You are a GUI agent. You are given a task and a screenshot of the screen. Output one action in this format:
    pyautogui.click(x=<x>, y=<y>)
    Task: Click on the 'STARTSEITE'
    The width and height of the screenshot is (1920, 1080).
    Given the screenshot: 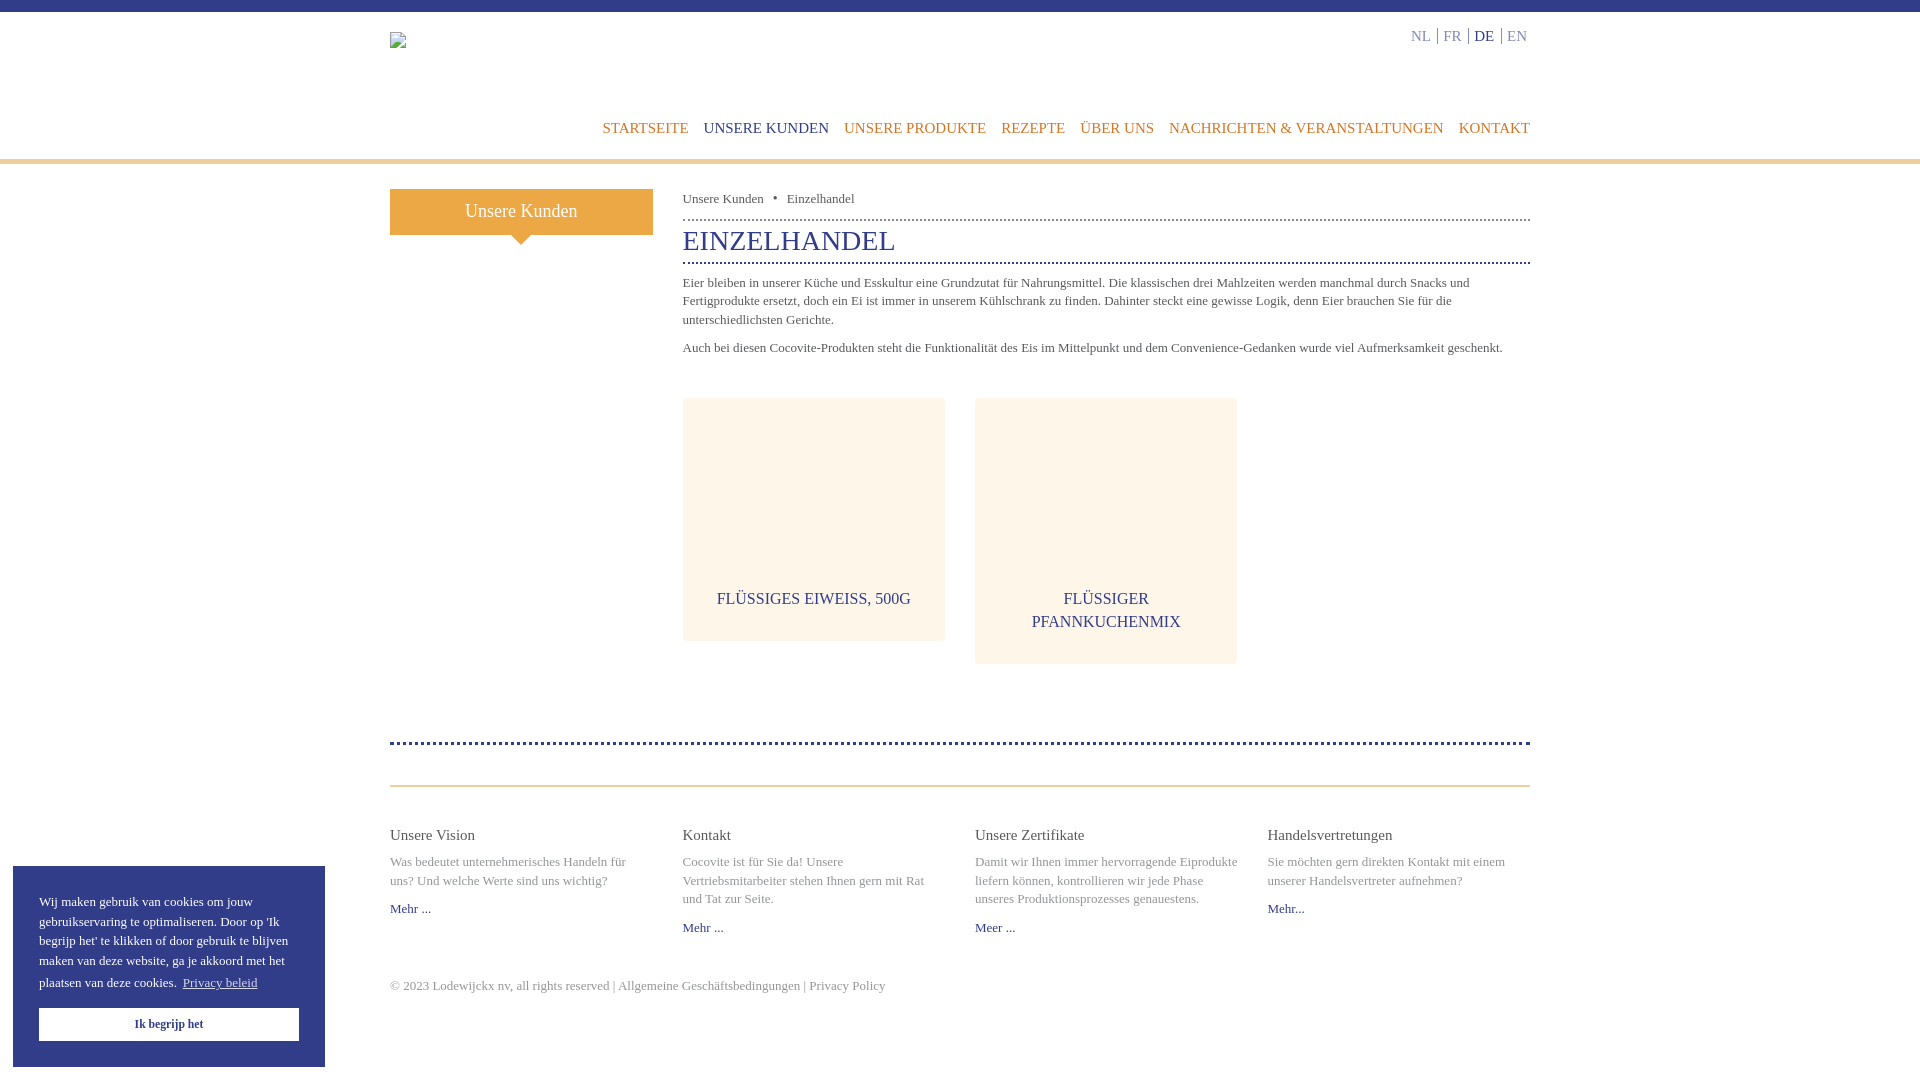 What is the action you would take?
    pyautogui.click(x=647, y=127)
    